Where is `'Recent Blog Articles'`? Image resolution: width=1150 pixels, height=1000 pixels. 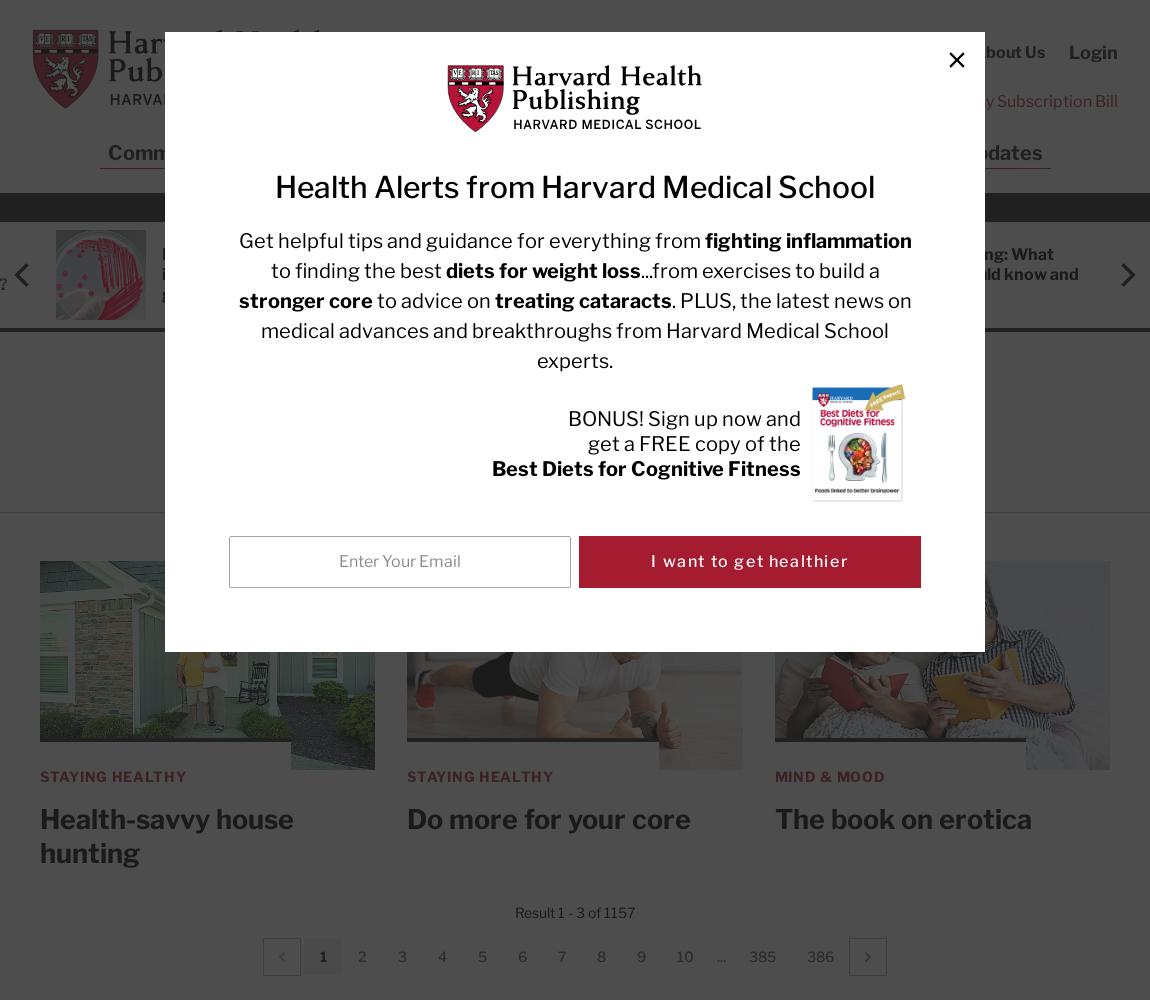 'Recent Blog Articles' is located at coordinates (575, 206).